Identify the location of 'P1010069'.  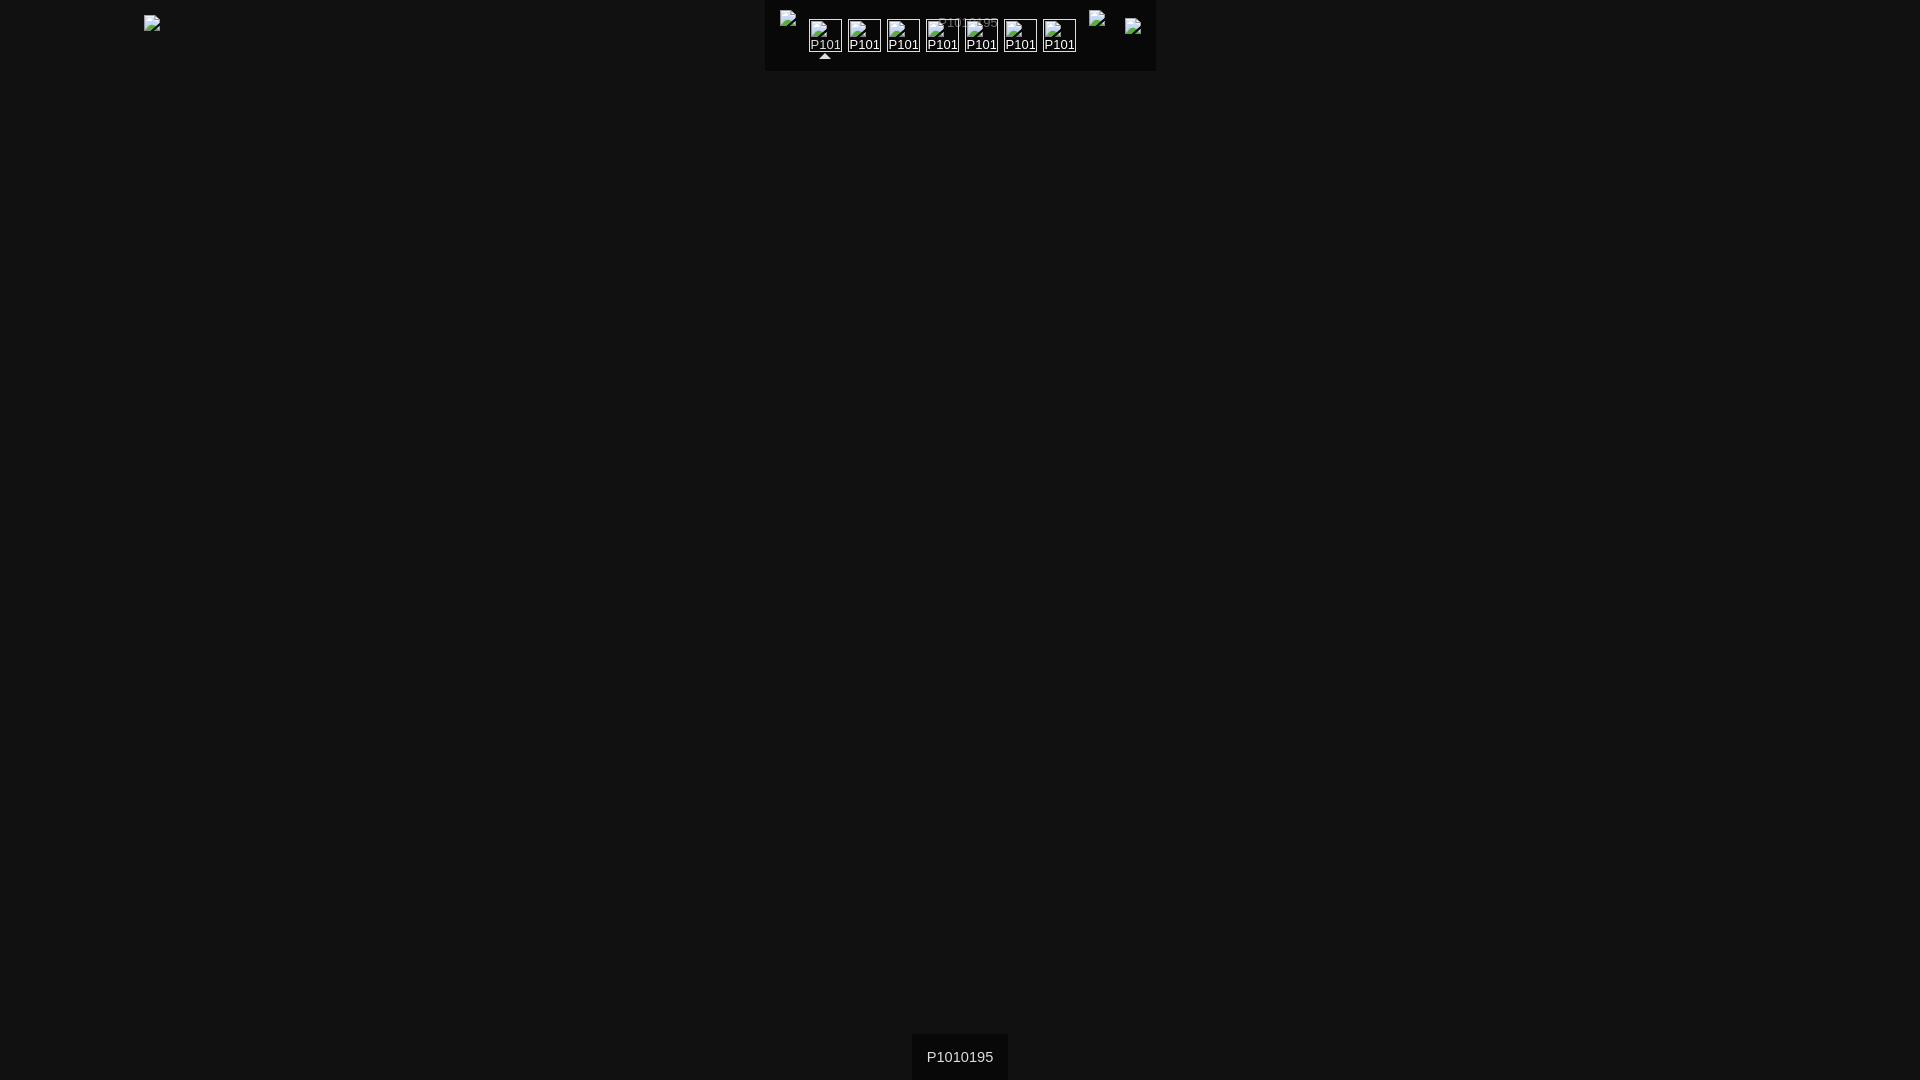
(1057, 35).